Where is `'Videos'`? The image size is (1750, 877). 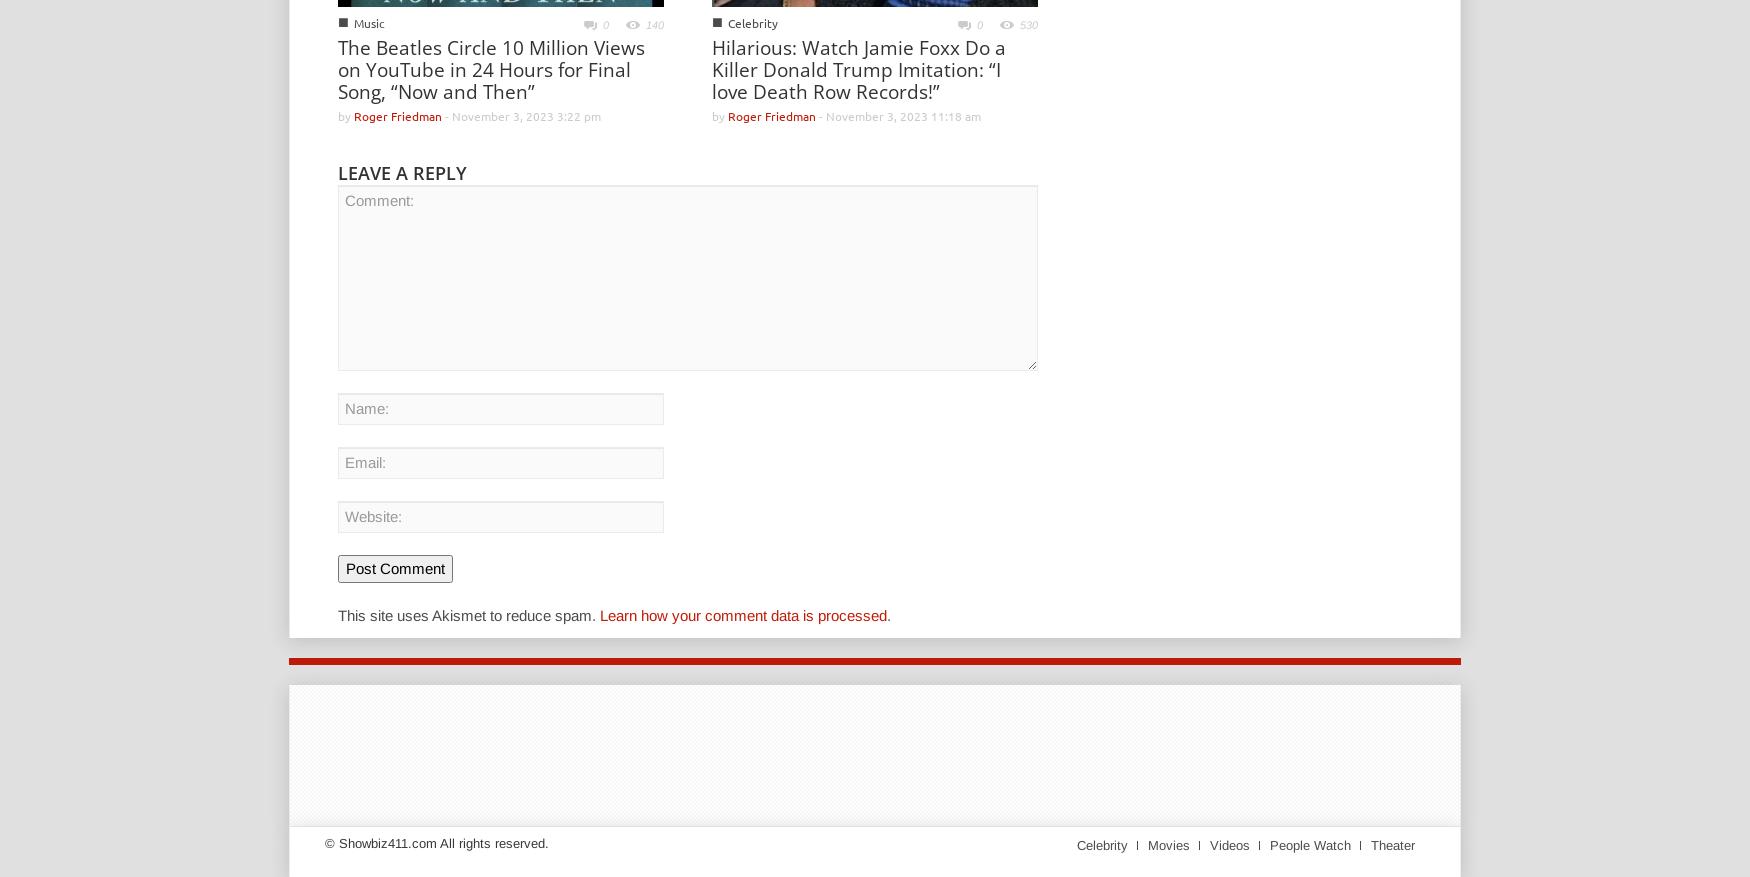
'Videos' is located at coordinates (1229, 844).